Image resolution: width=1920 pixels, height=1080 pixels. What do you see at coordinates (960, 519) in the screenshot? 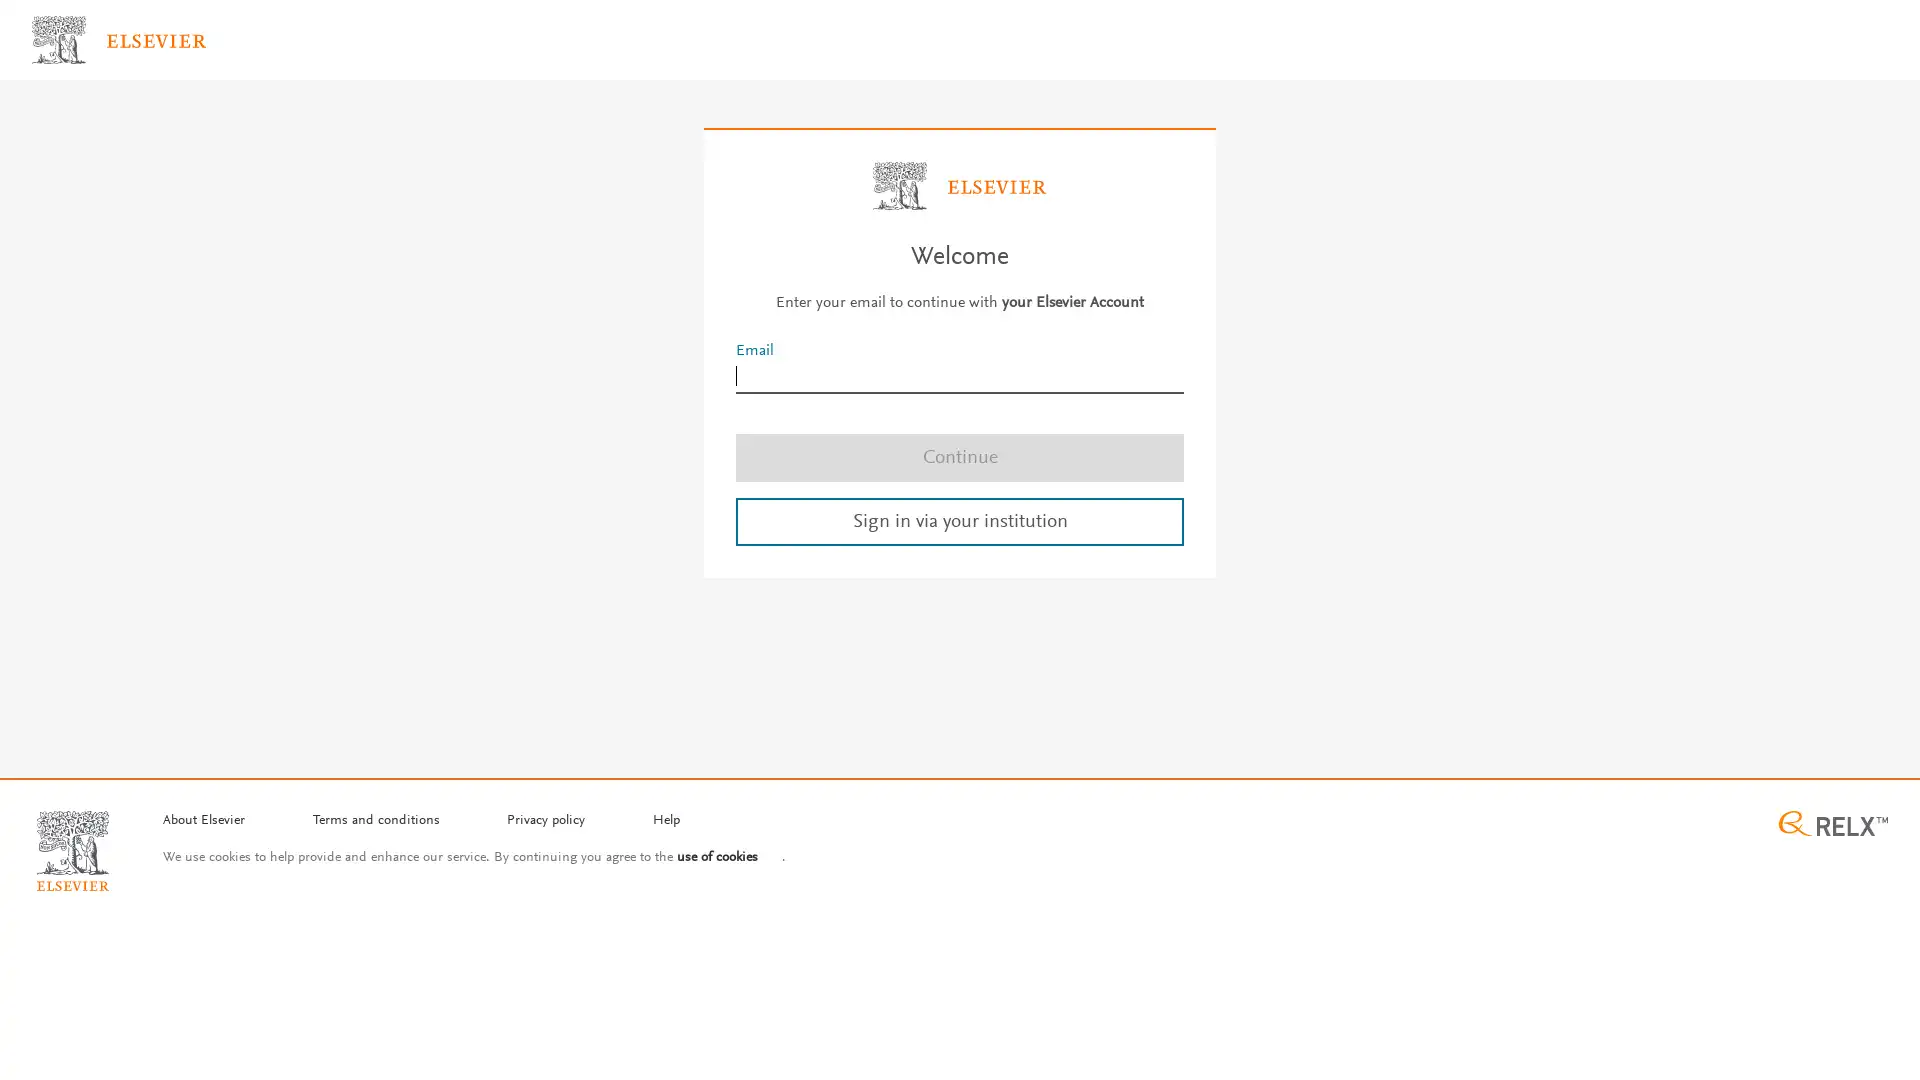
I see `Sign in via your institution` at bounding box center [960, 519].